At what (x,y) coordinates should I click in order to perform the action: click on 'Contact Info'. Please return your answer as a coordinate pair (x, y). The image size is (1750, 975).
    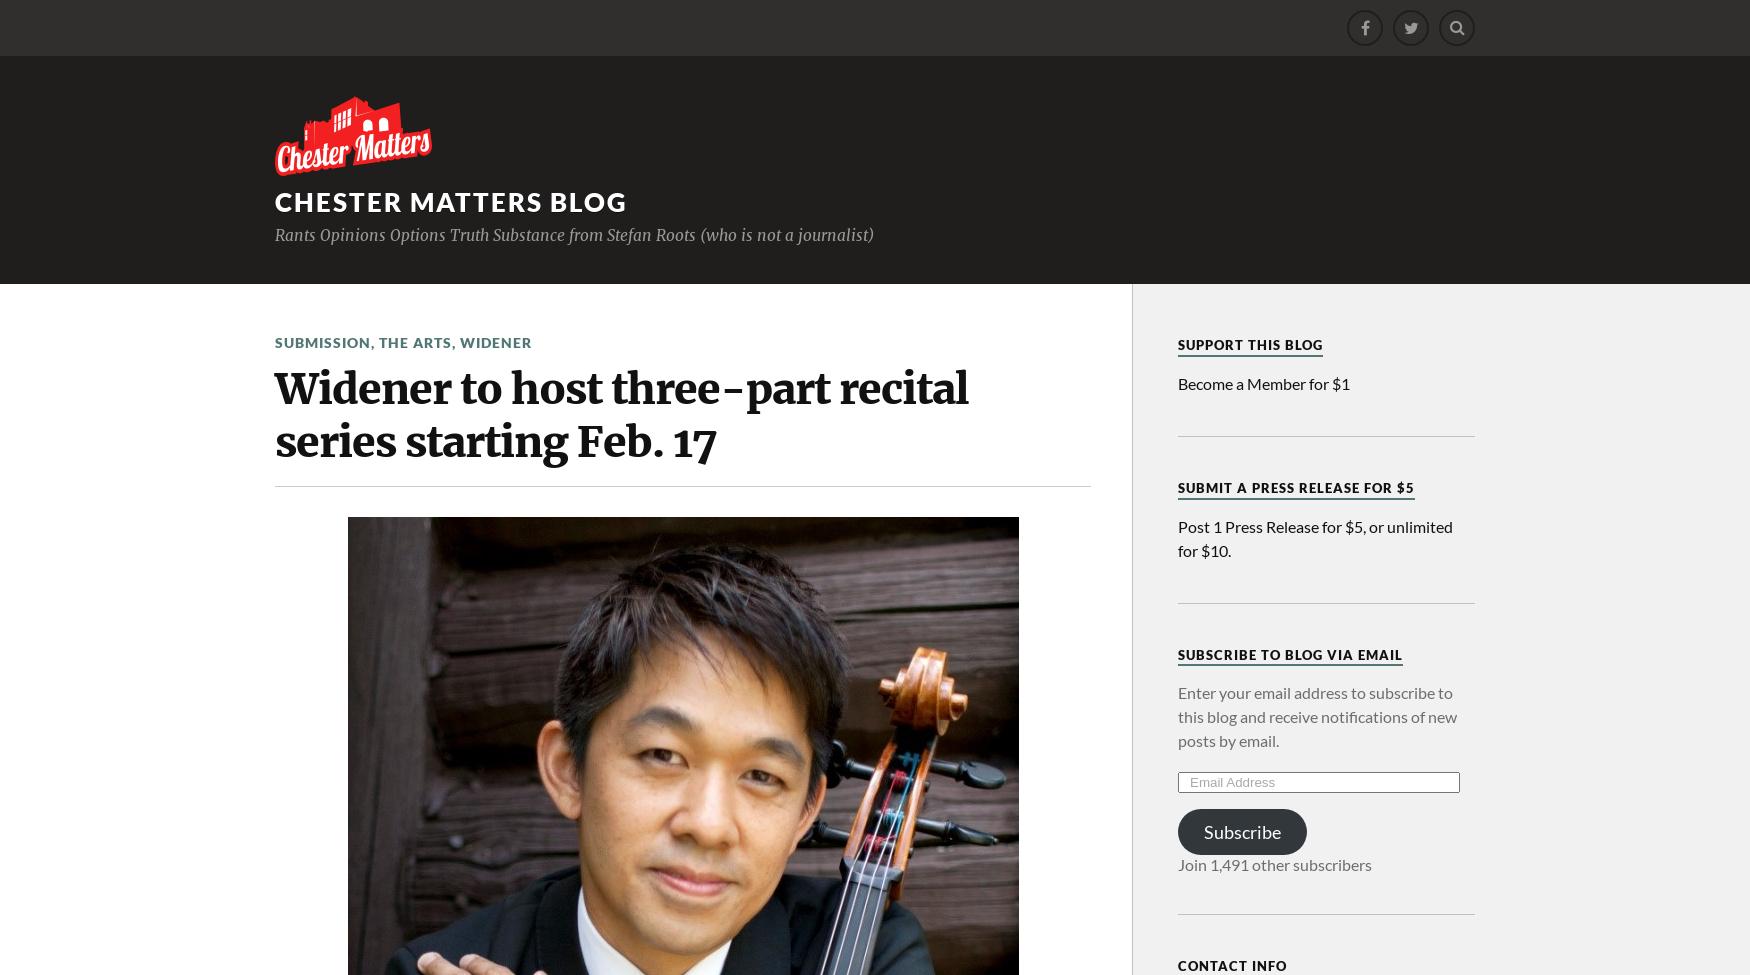
    Looking at the image, I should click on (1232, 965).